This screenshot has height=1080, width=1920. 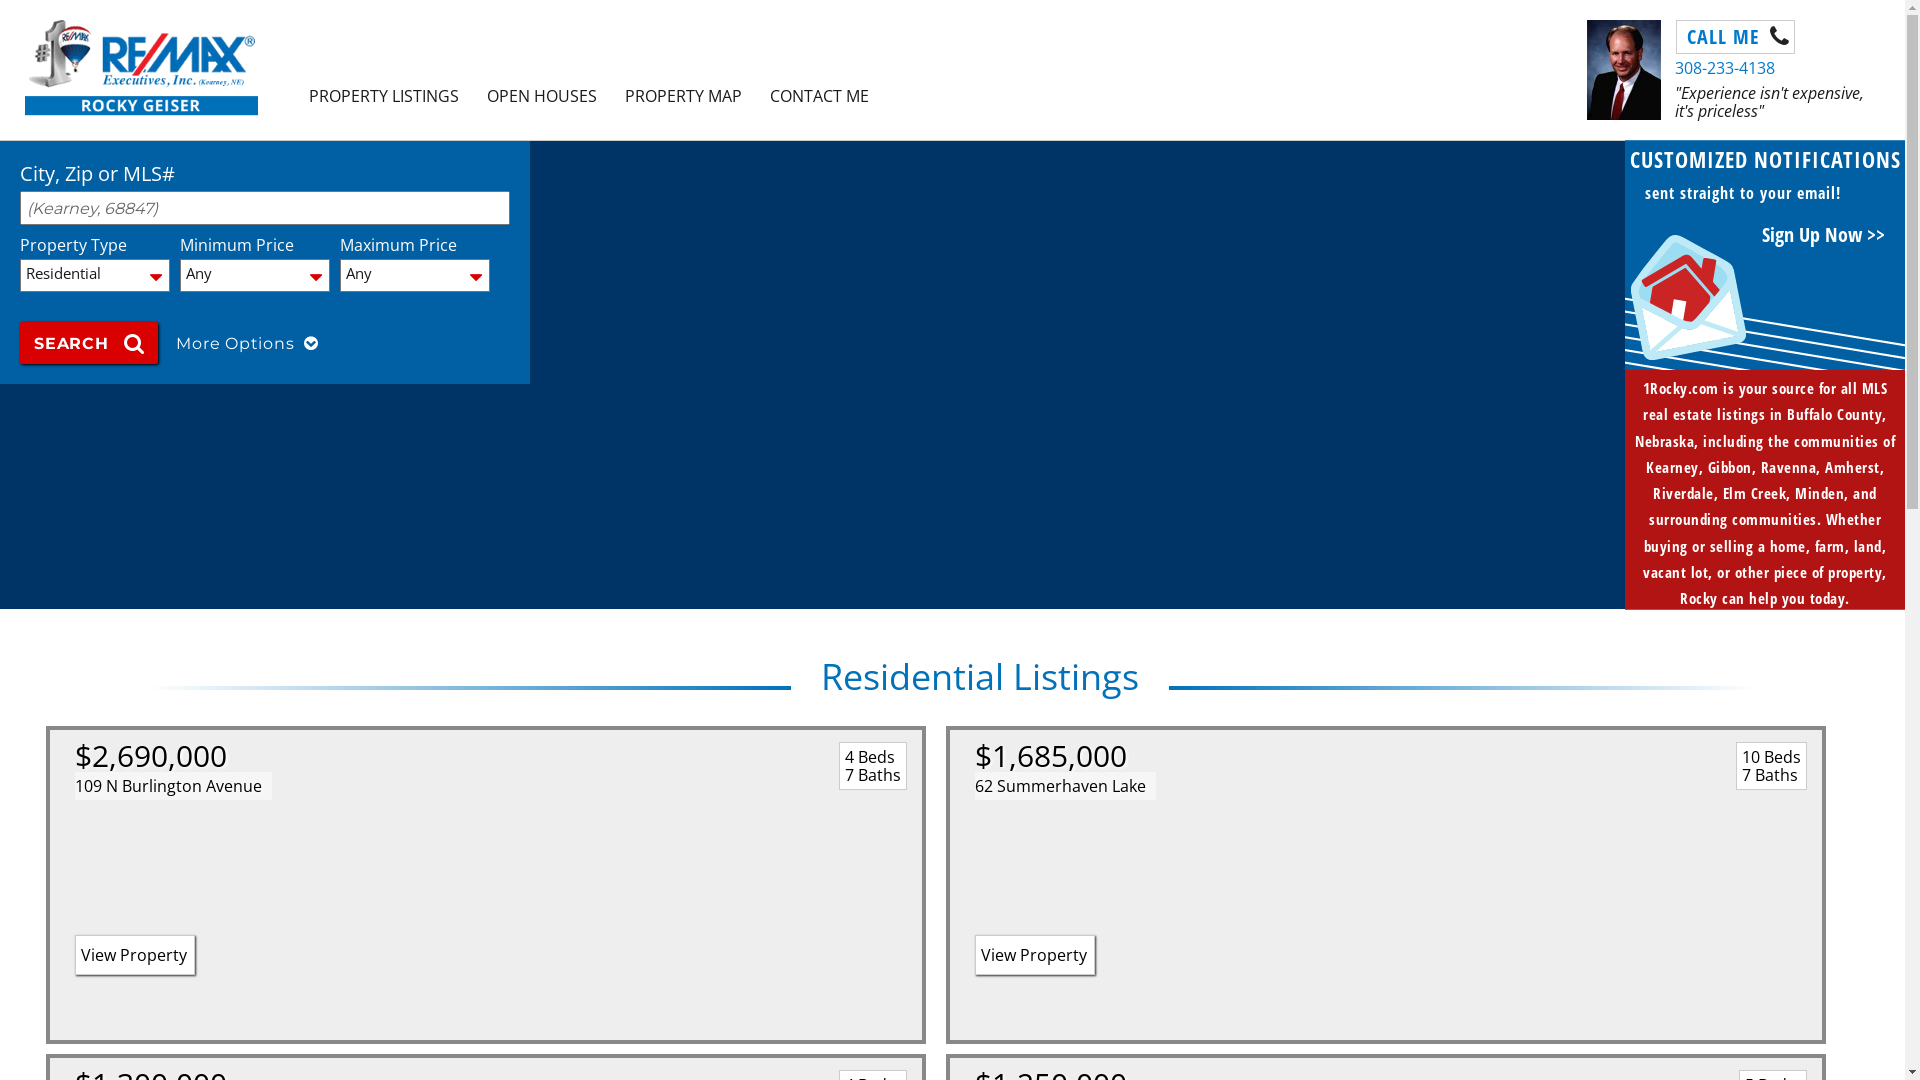 What do you see at coordinates (754, 96) in the screenshot?
I see `'CONTACT ME'` at bounding box center [754, 96].